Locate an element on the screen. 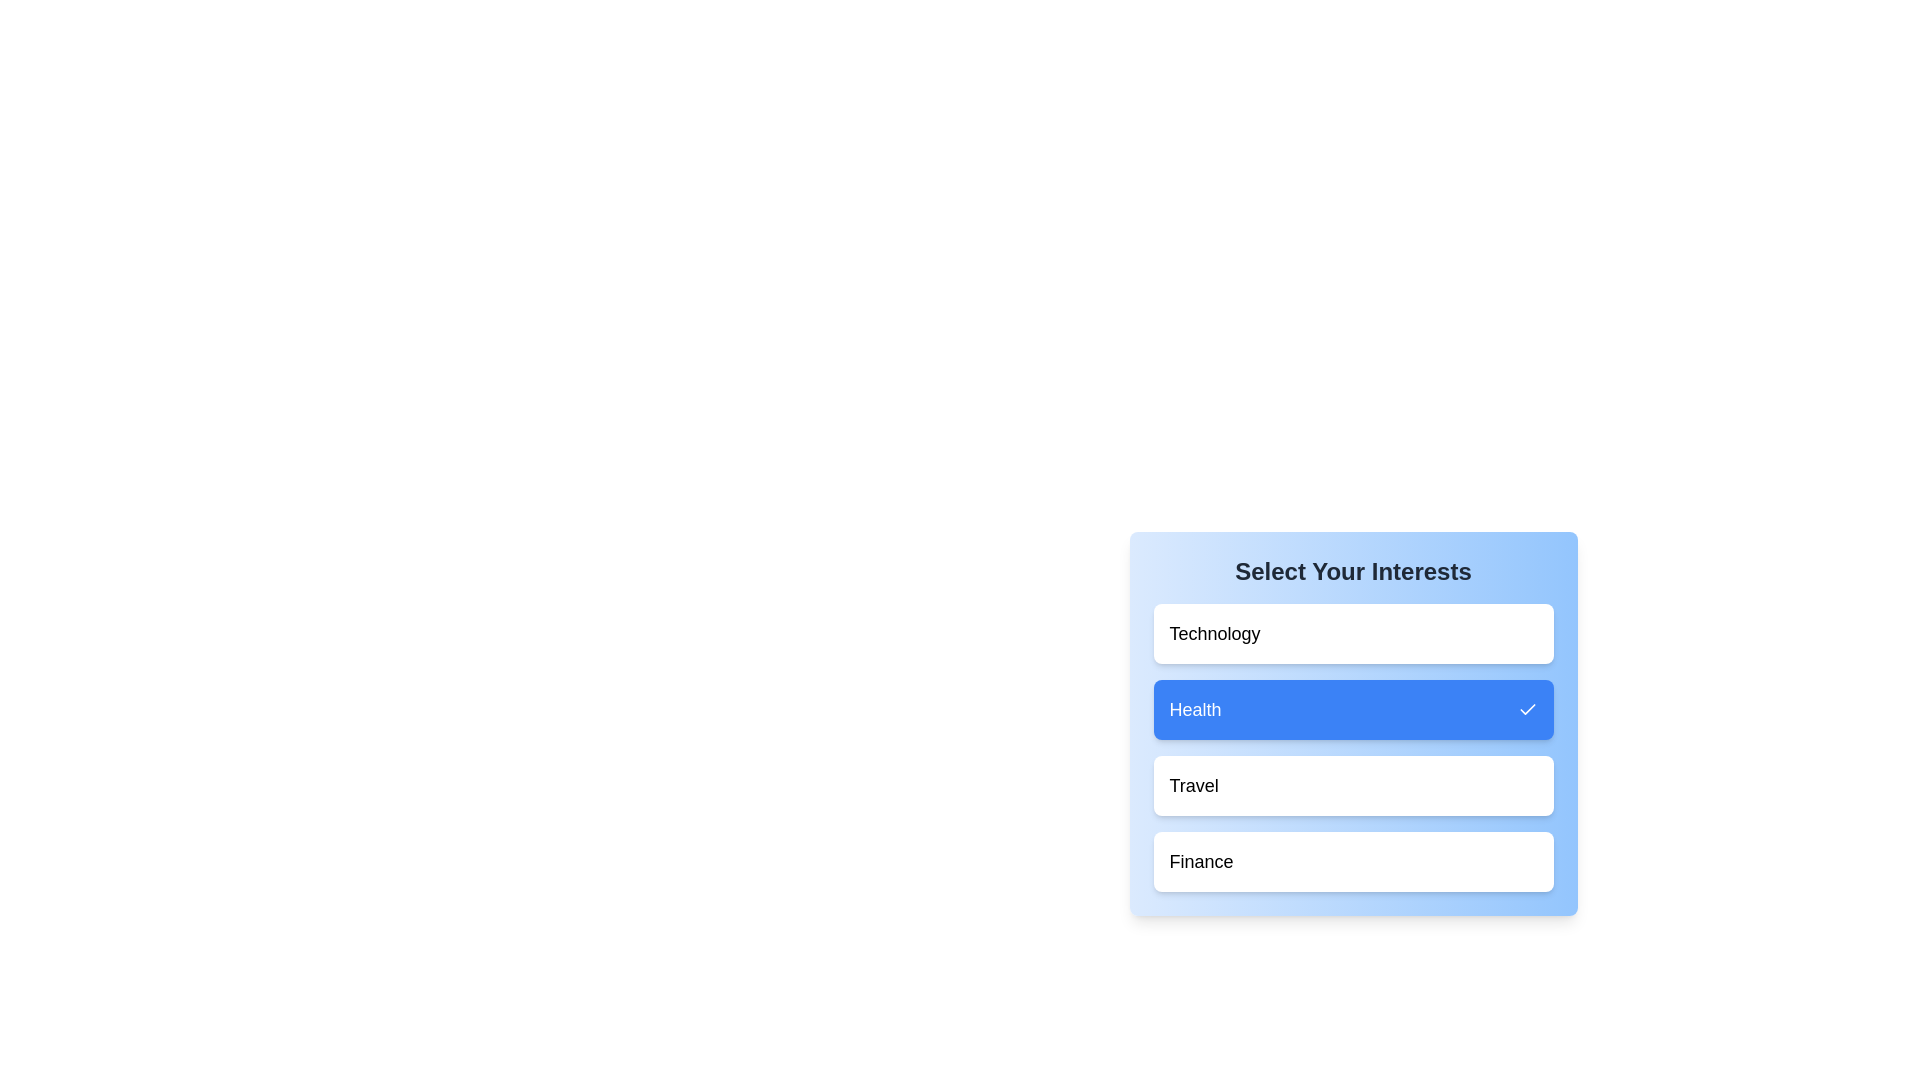 The image size is (1920, 1080). the topic Technology to observe its hover effect is located at coordinates (1353, 633).